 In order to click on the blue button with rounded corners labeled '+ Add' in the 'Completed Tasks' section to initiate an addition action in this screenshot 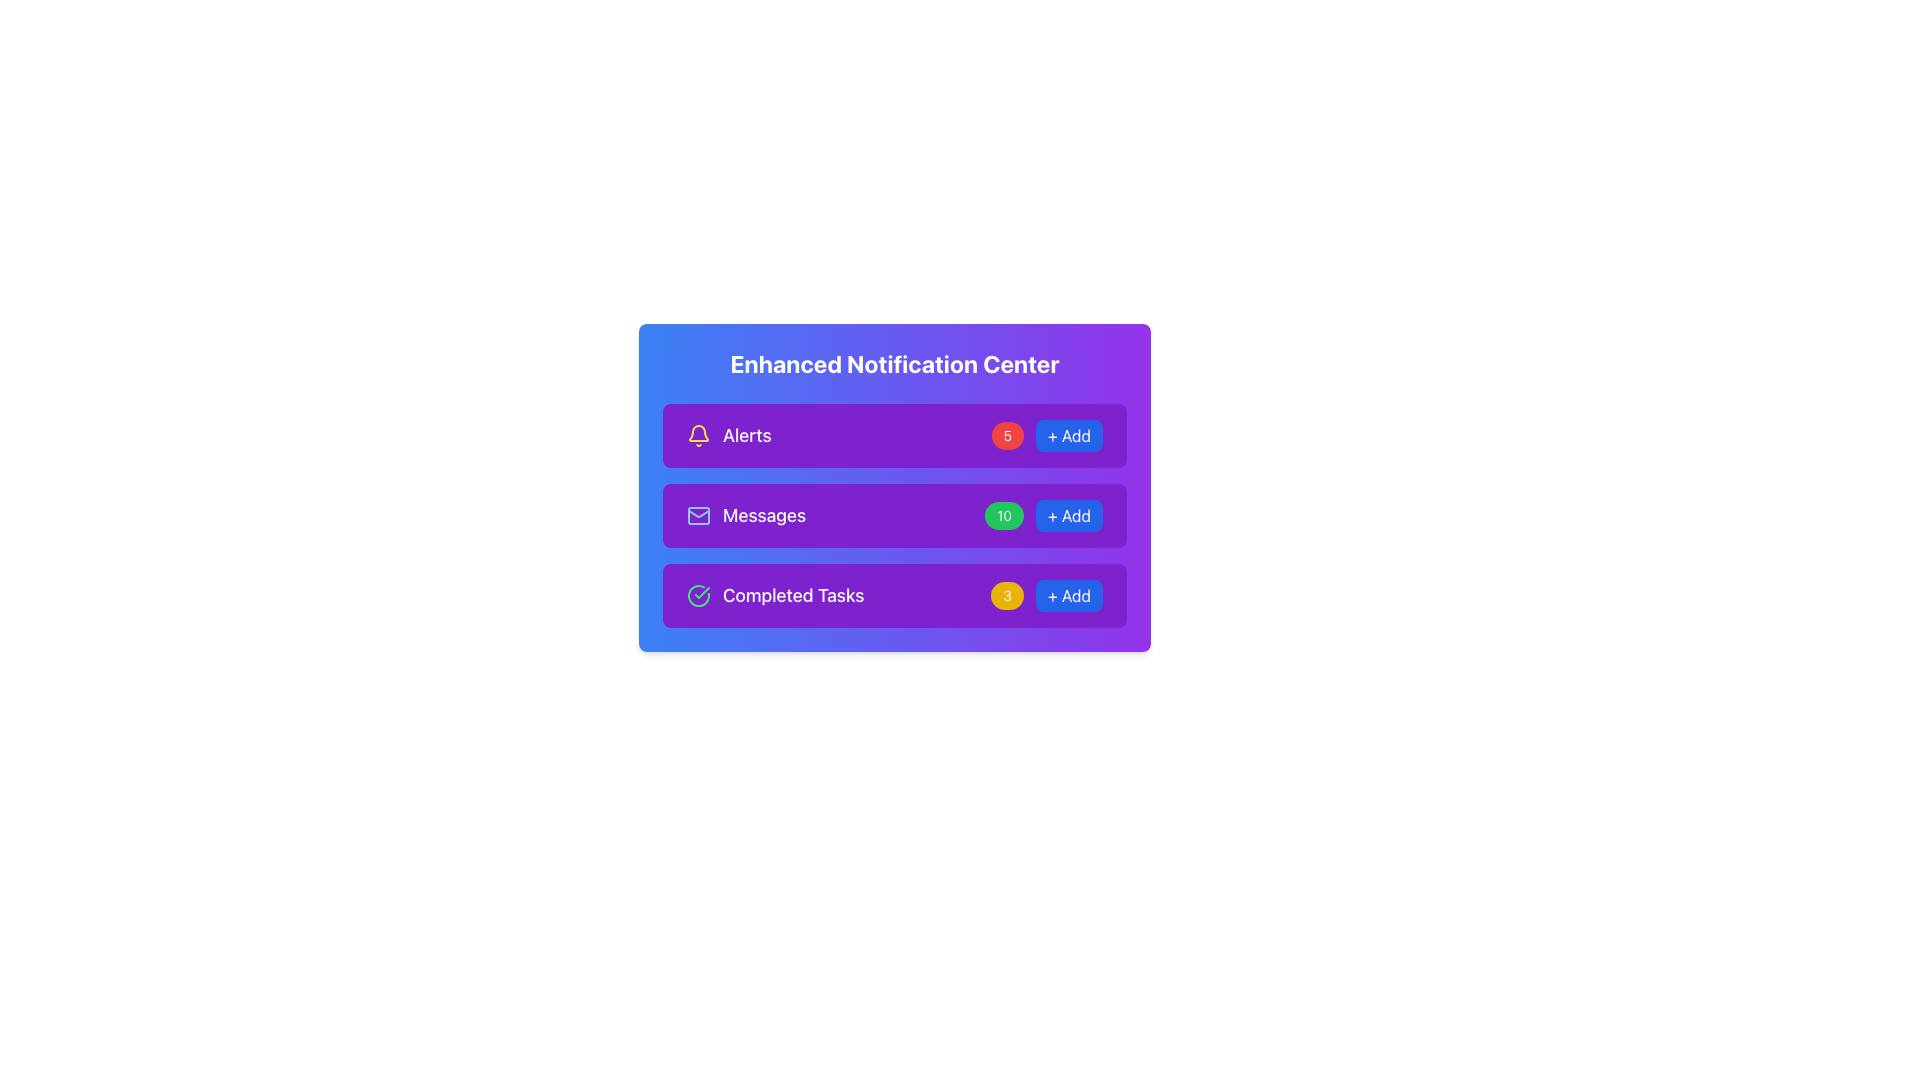, I will do `click(1068, 595)`.